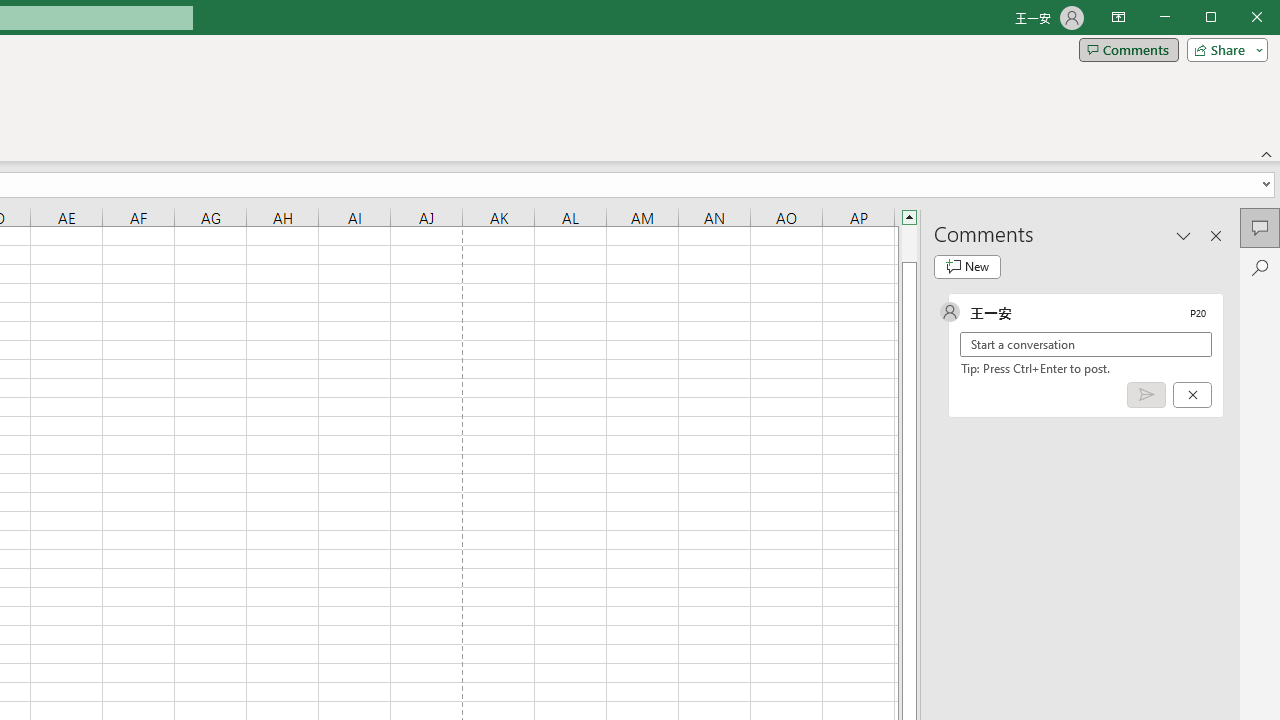 The height and width of the screenshot is (720, 1280). I want to click on 'Post comment (Ctrl + Enter)', so click(1146, 395).